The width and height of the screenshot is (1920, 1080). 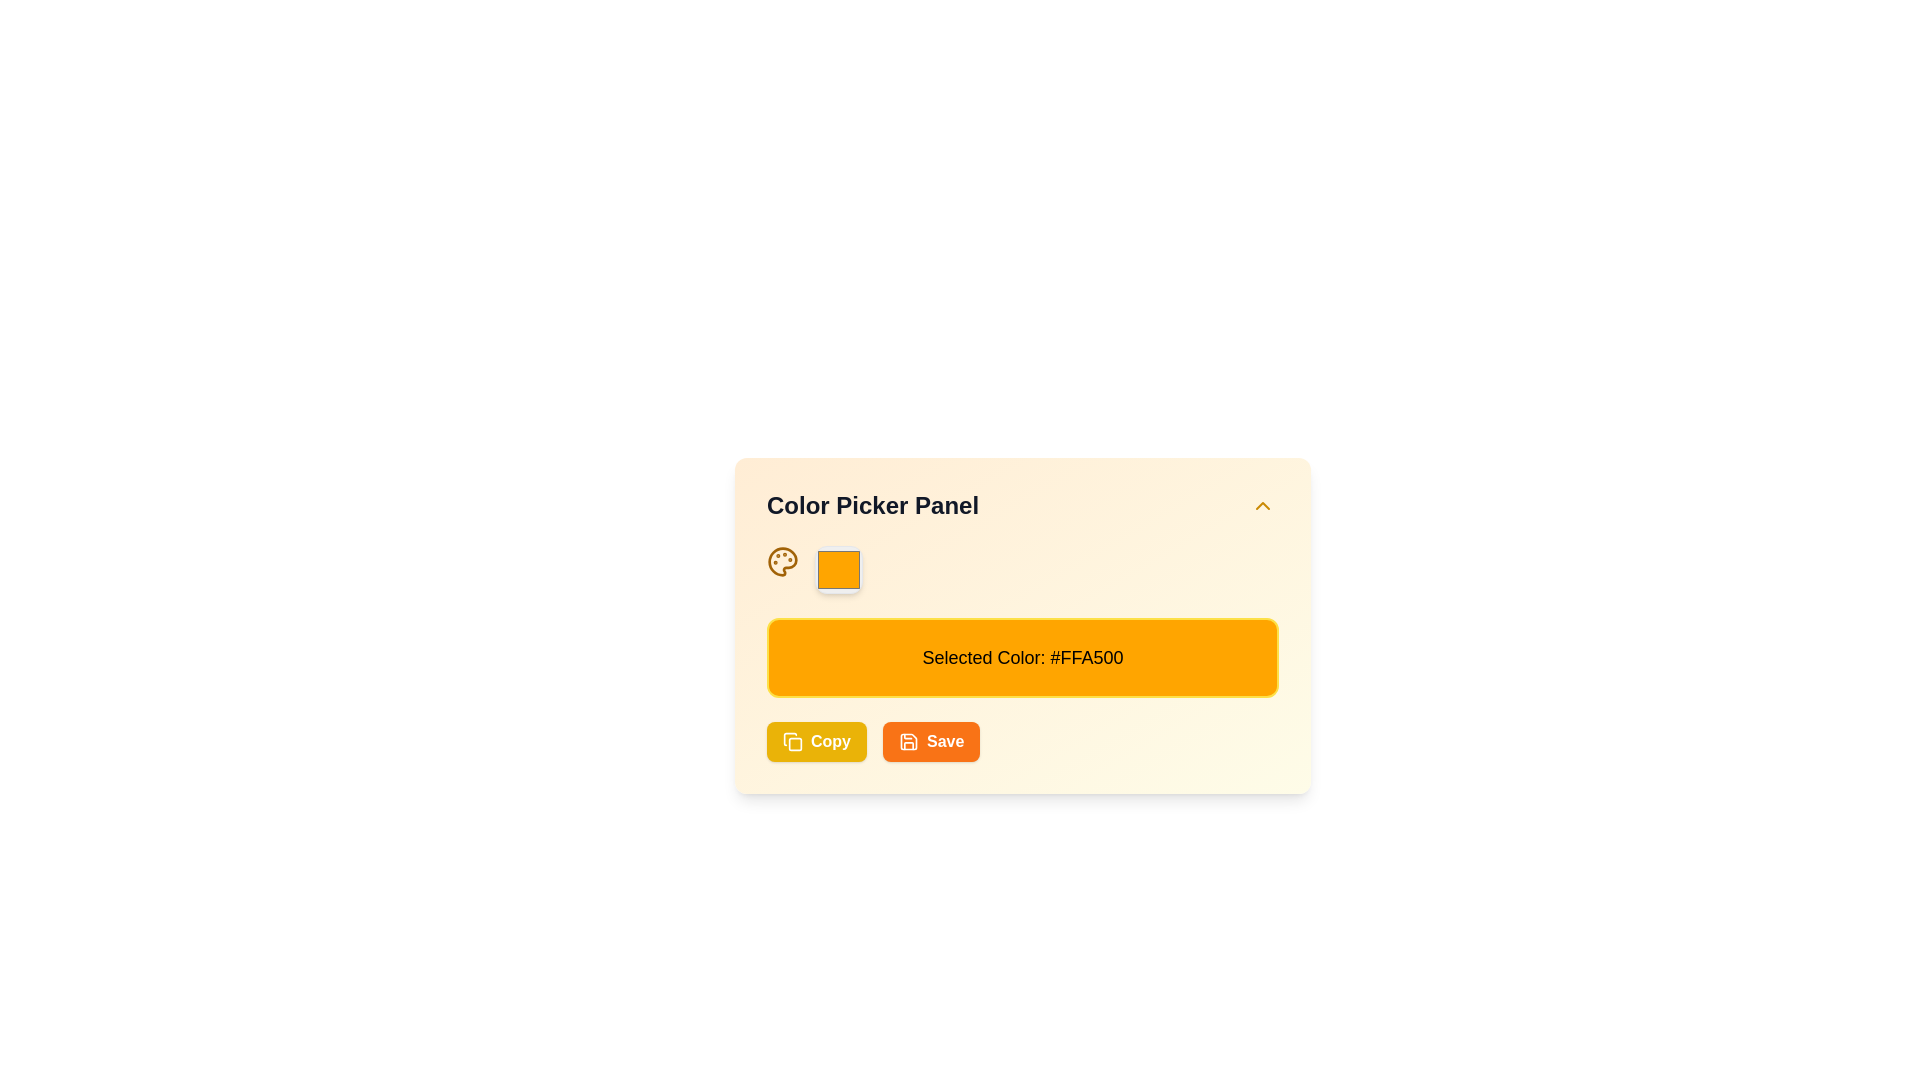 What do you see at coordinates (1261, 504) in the screenshot?
I see `the control button located on the rightmost side of the header section labeled 'Color Picker Panel'` at bounding box center [1261, 504].